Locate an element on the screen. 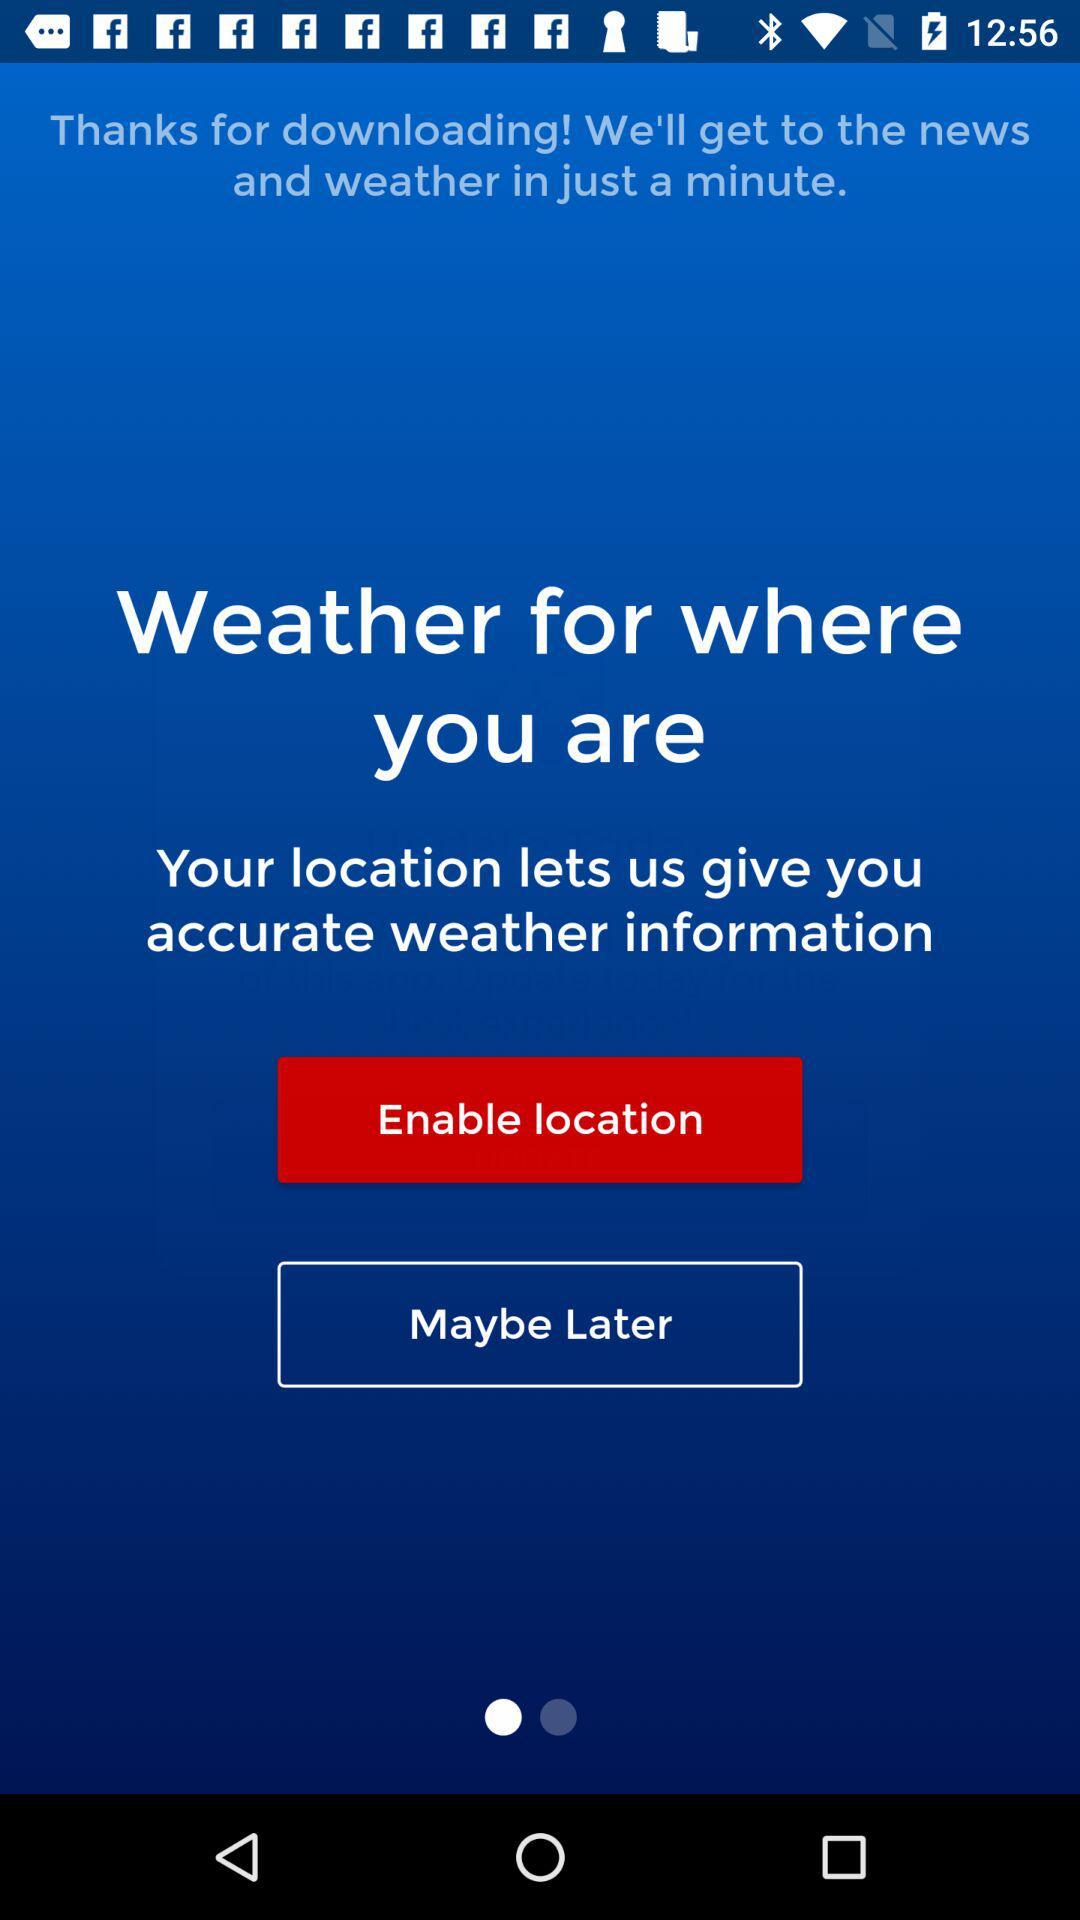  item below the enable location is located at coordinates (540, 1324).